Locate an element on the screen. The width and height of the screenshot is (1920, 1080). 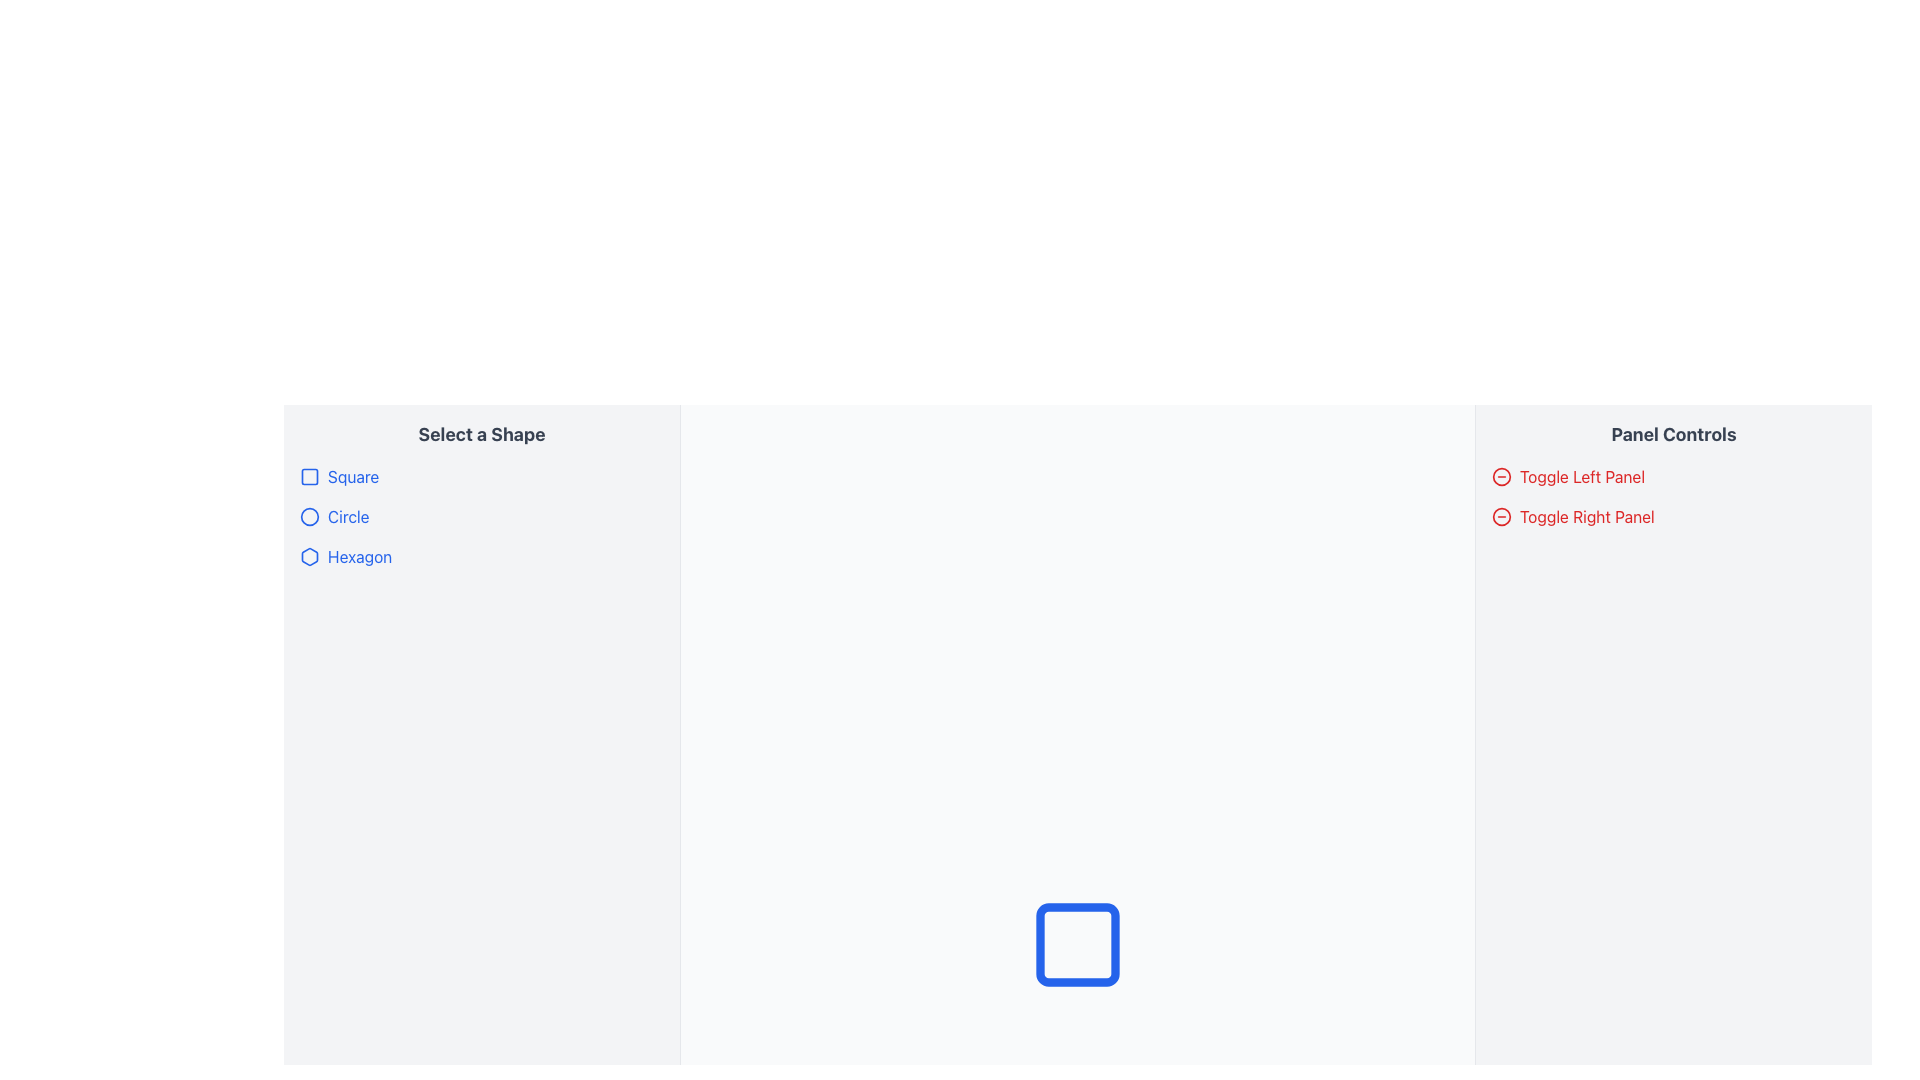
the 'Circle' selectable text label located in the left panel under 'Select a Shape', which is the second option in the list is located at coordinates (348, 515).